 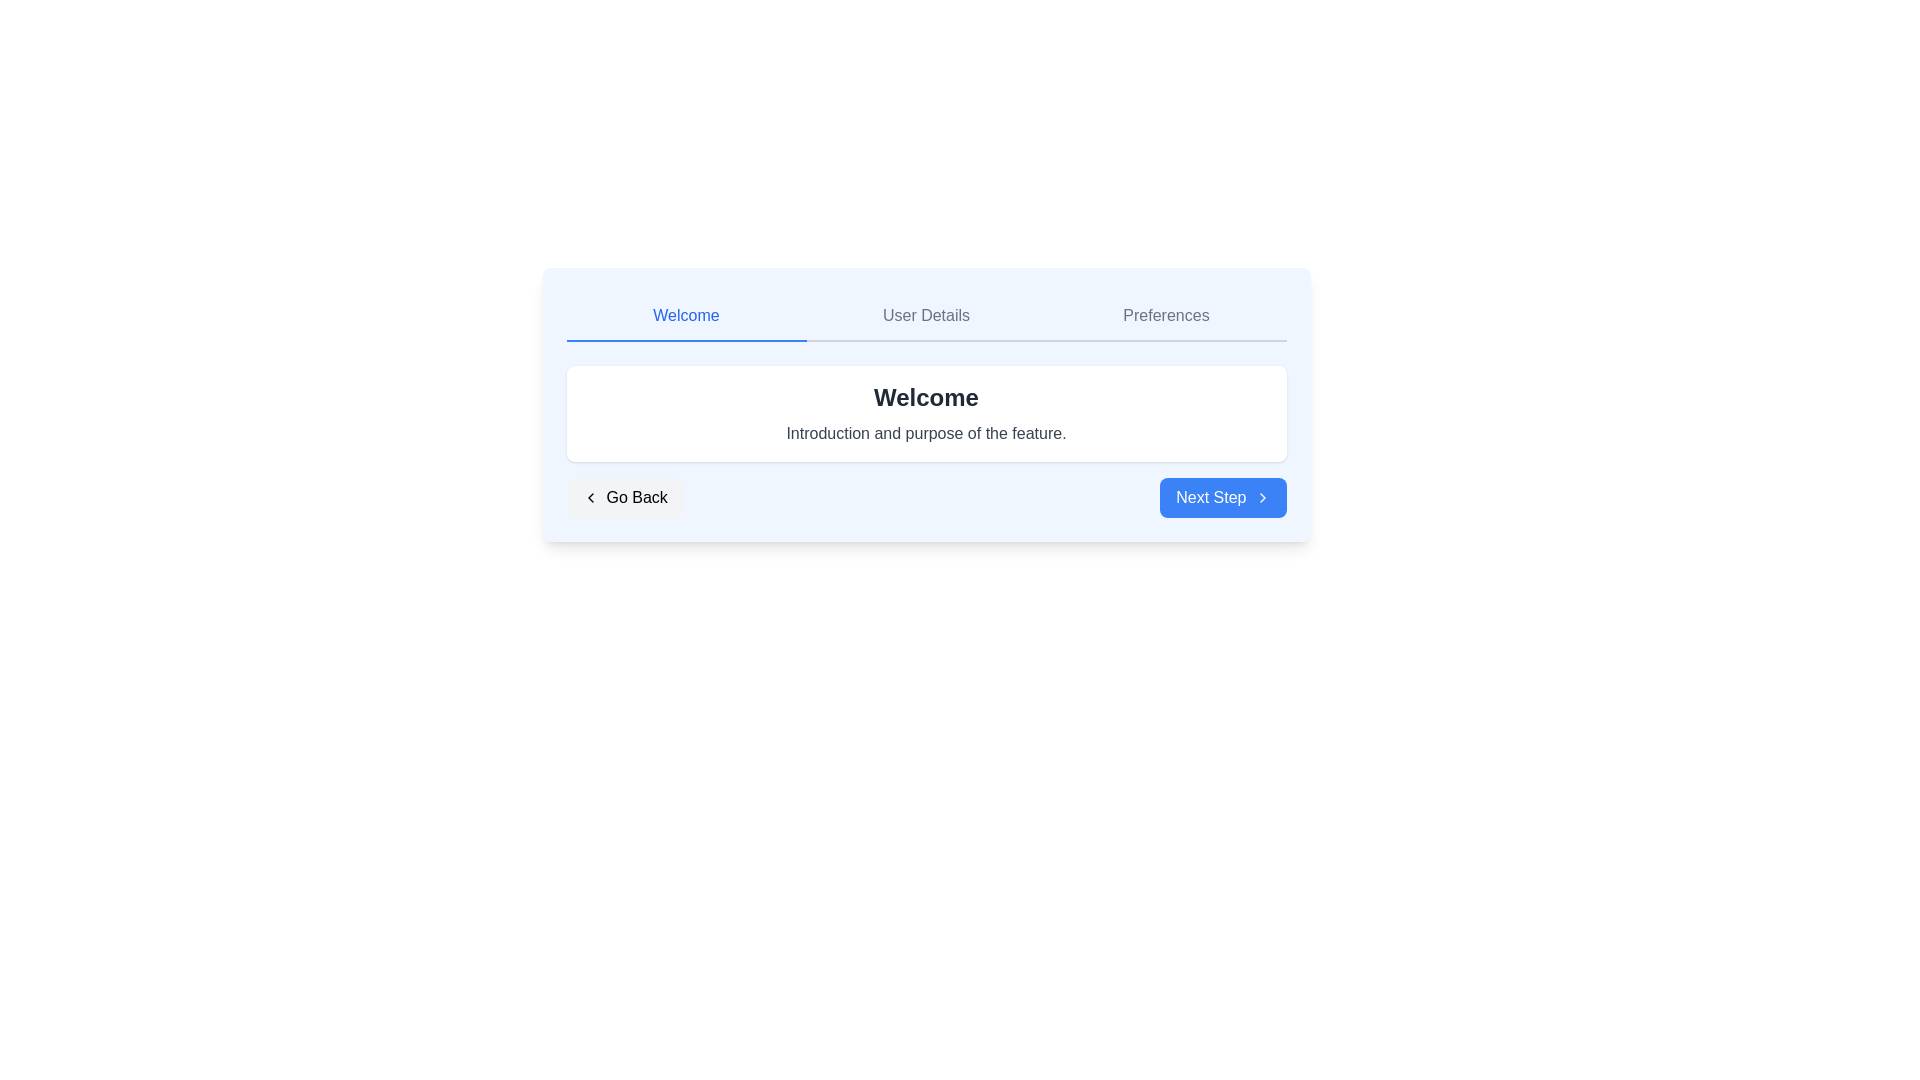 I want to click on the left-facing chevron icon within the 'Go Back' button, which signifies navigation to a previous step or page, so click(x=589, y=496).